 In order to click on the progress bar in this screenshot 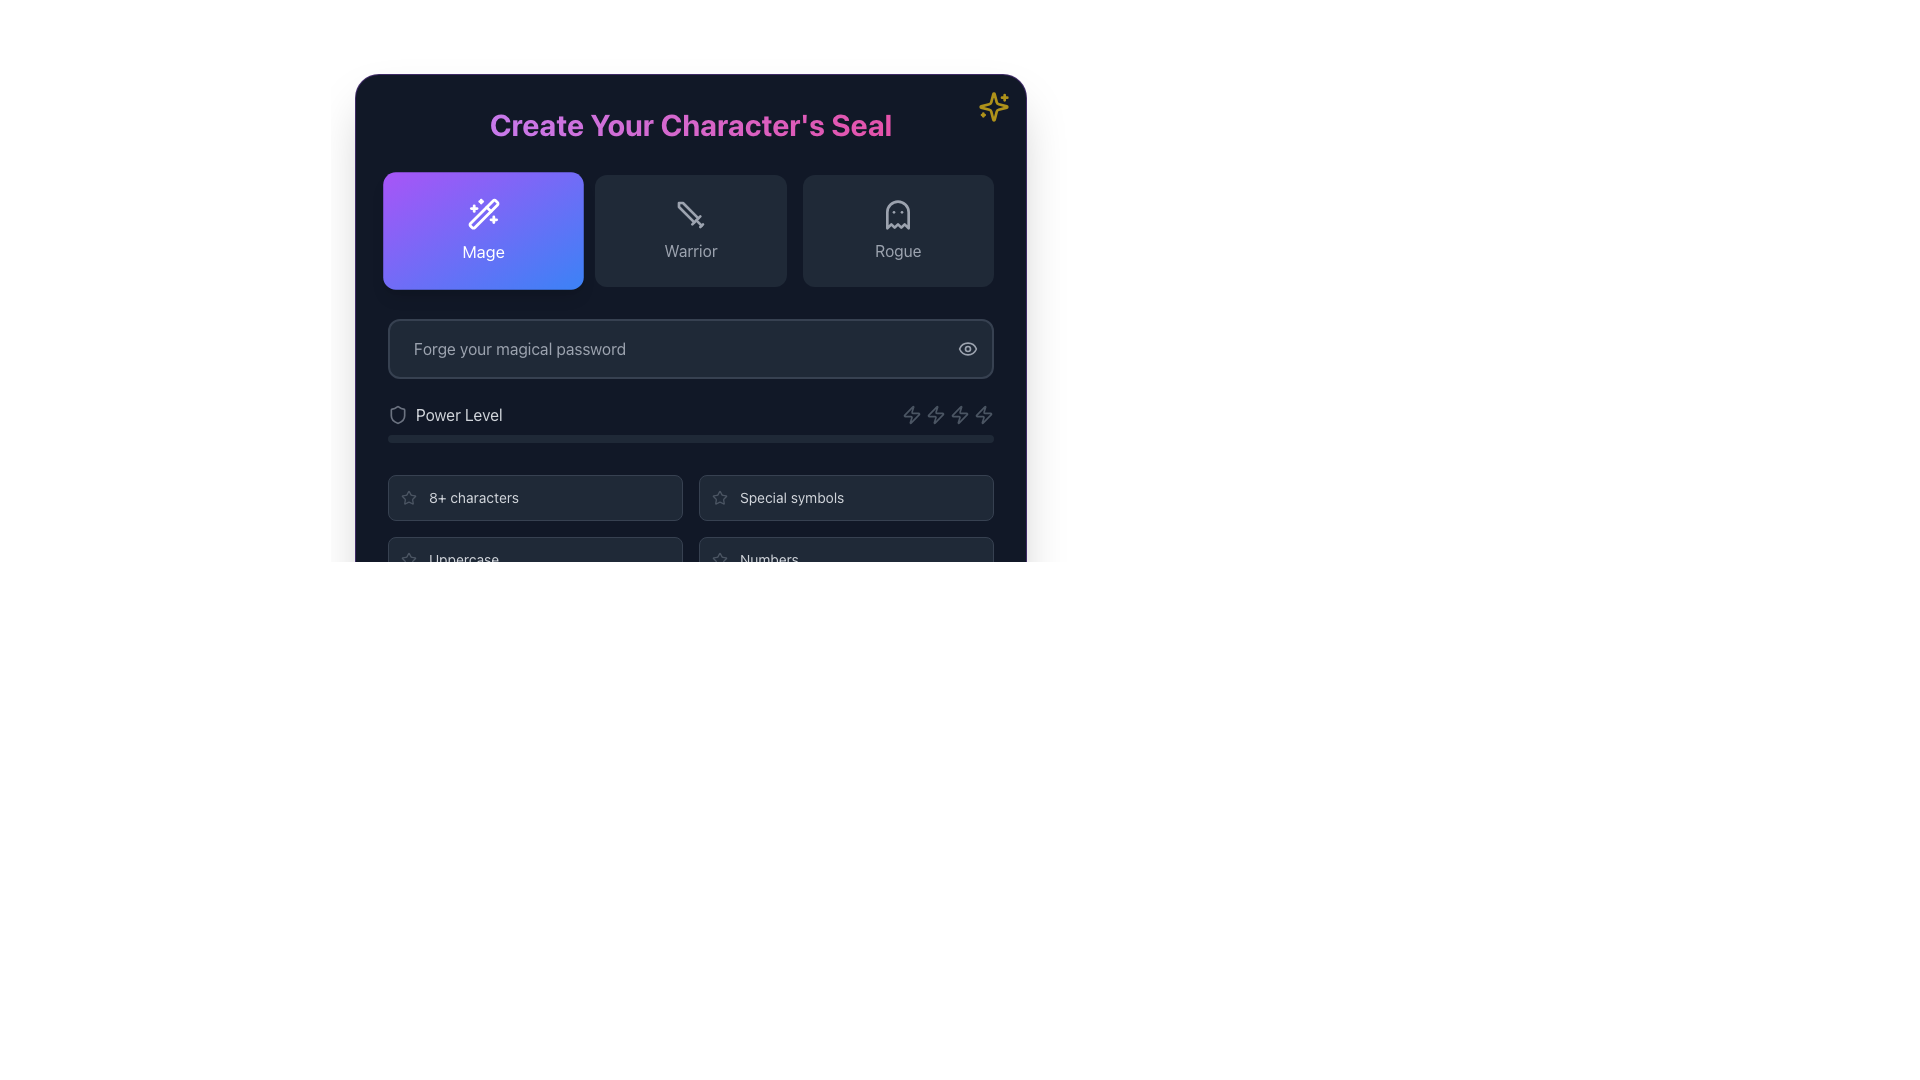, I will do `click(938, 438)`.